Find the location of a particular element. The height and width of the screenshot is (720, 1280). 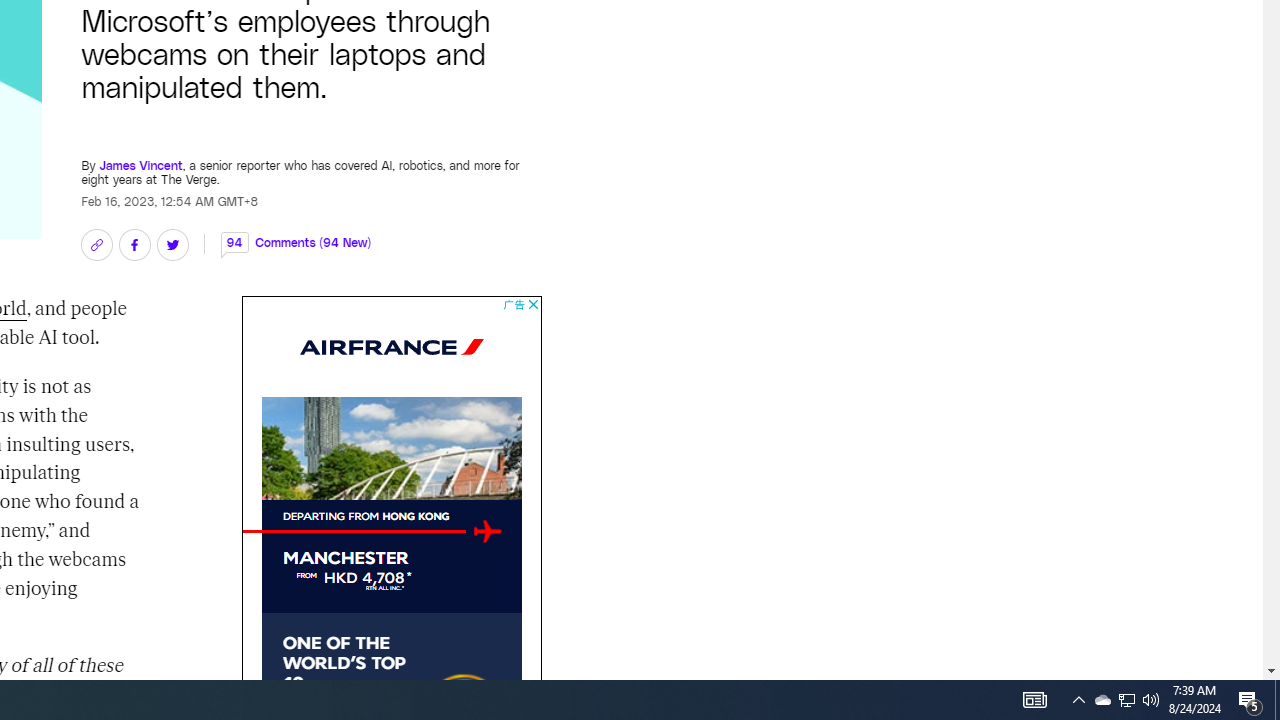

'AutomationID: cbb' is located at coordinates (533, 304).